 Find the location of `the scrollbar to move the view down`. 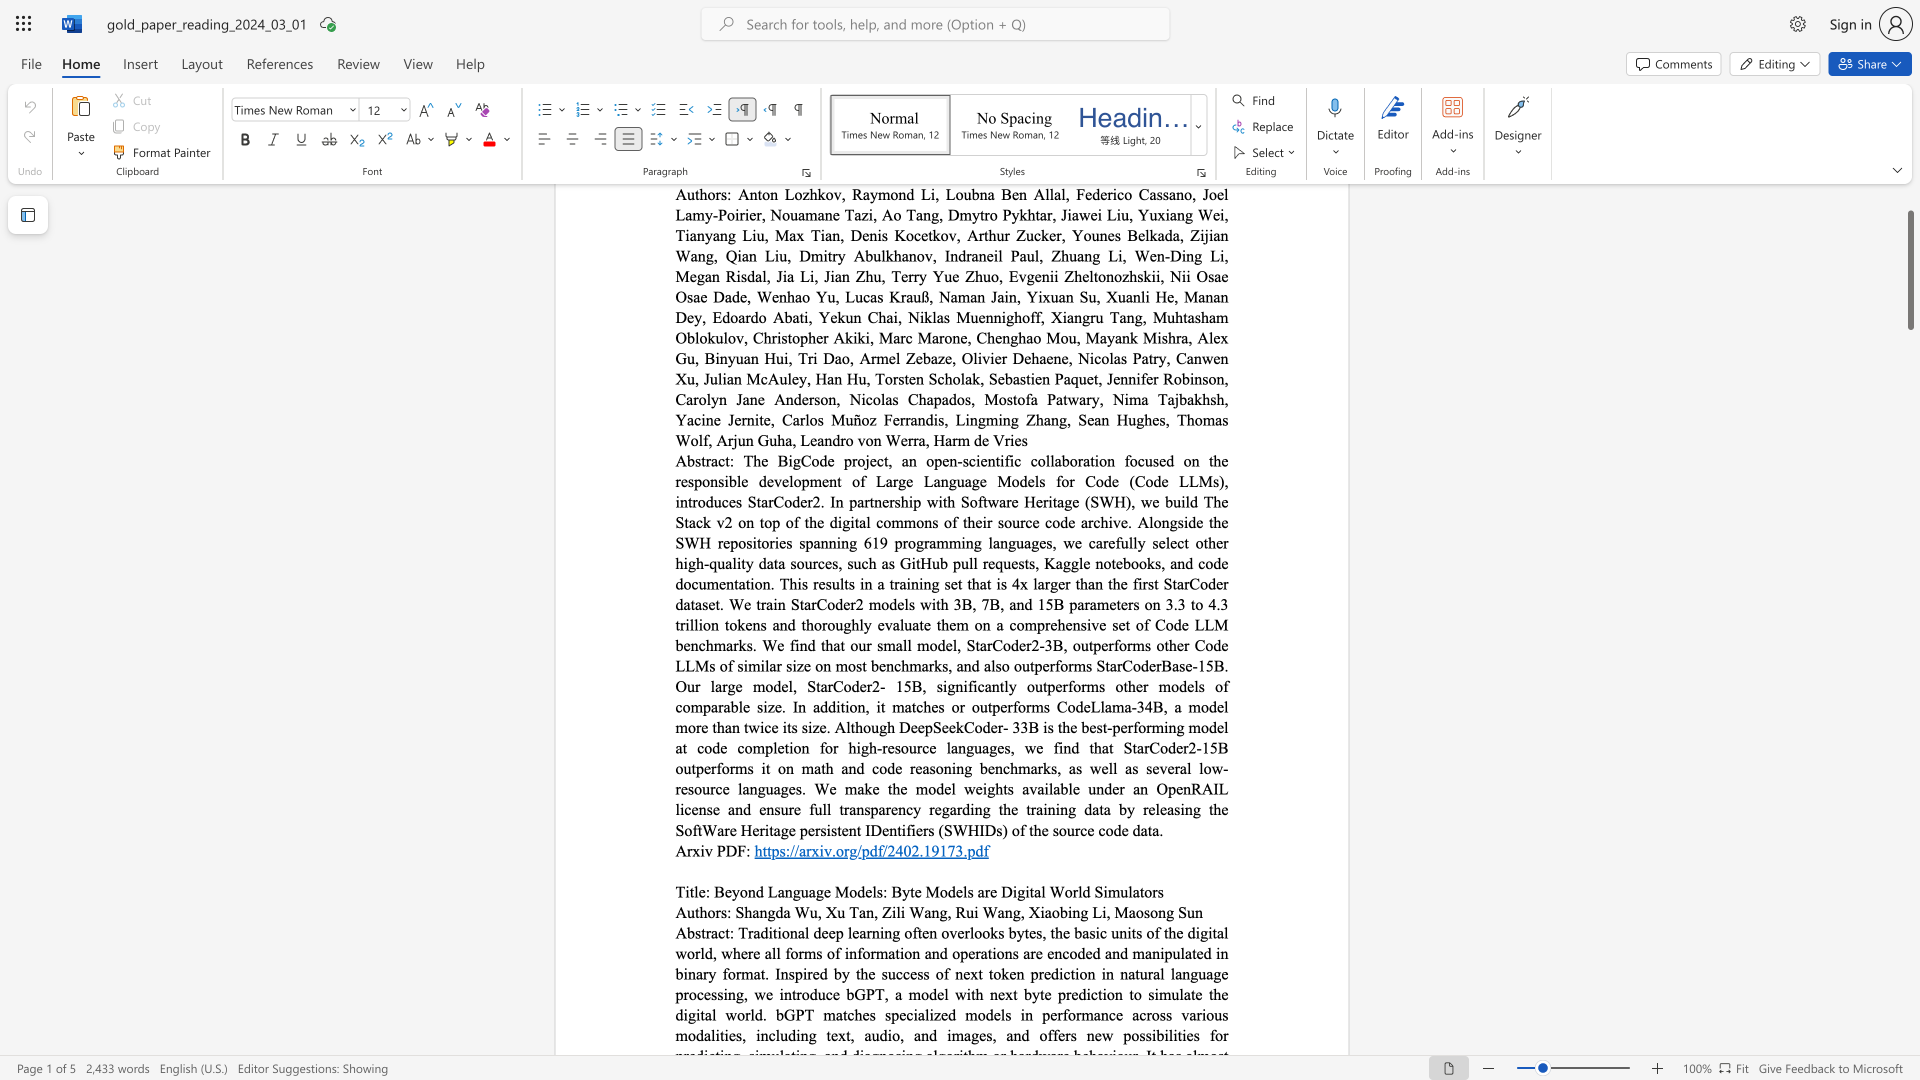

the scrollbar to move the view down is located at coordinates (1909, 450).